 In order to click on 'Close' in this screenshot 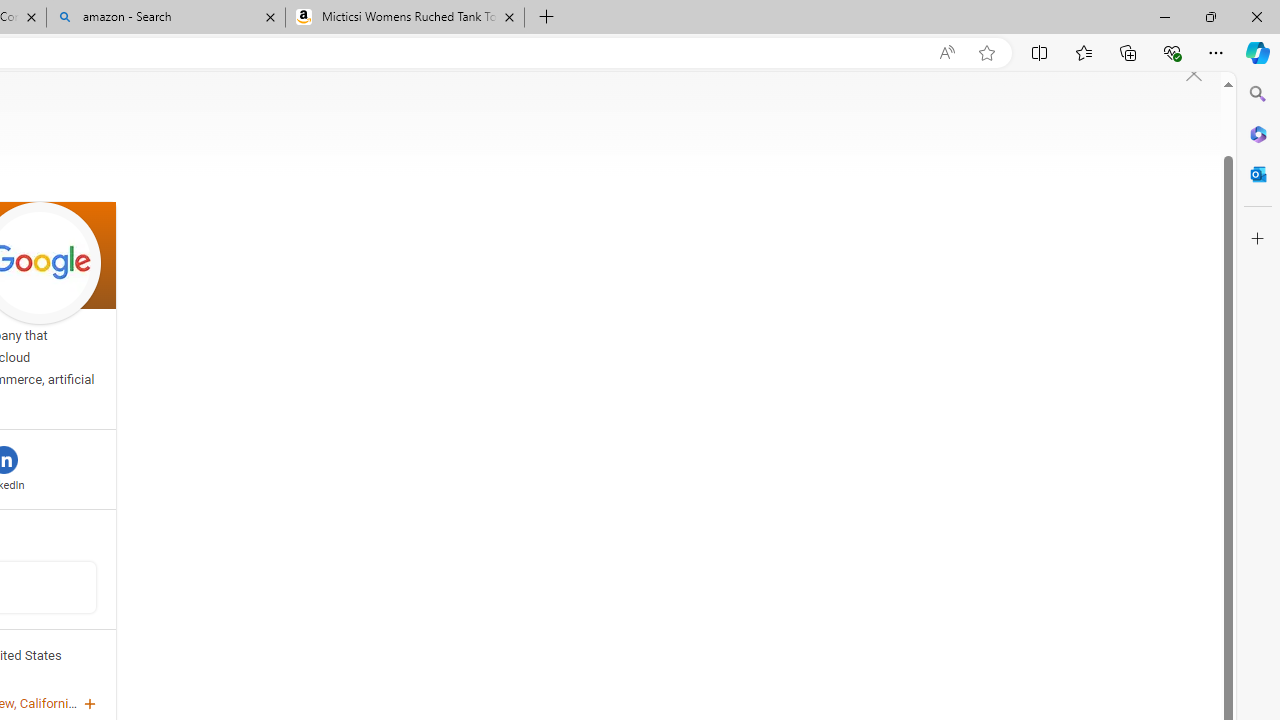, I will do `click(1255, 16)`.